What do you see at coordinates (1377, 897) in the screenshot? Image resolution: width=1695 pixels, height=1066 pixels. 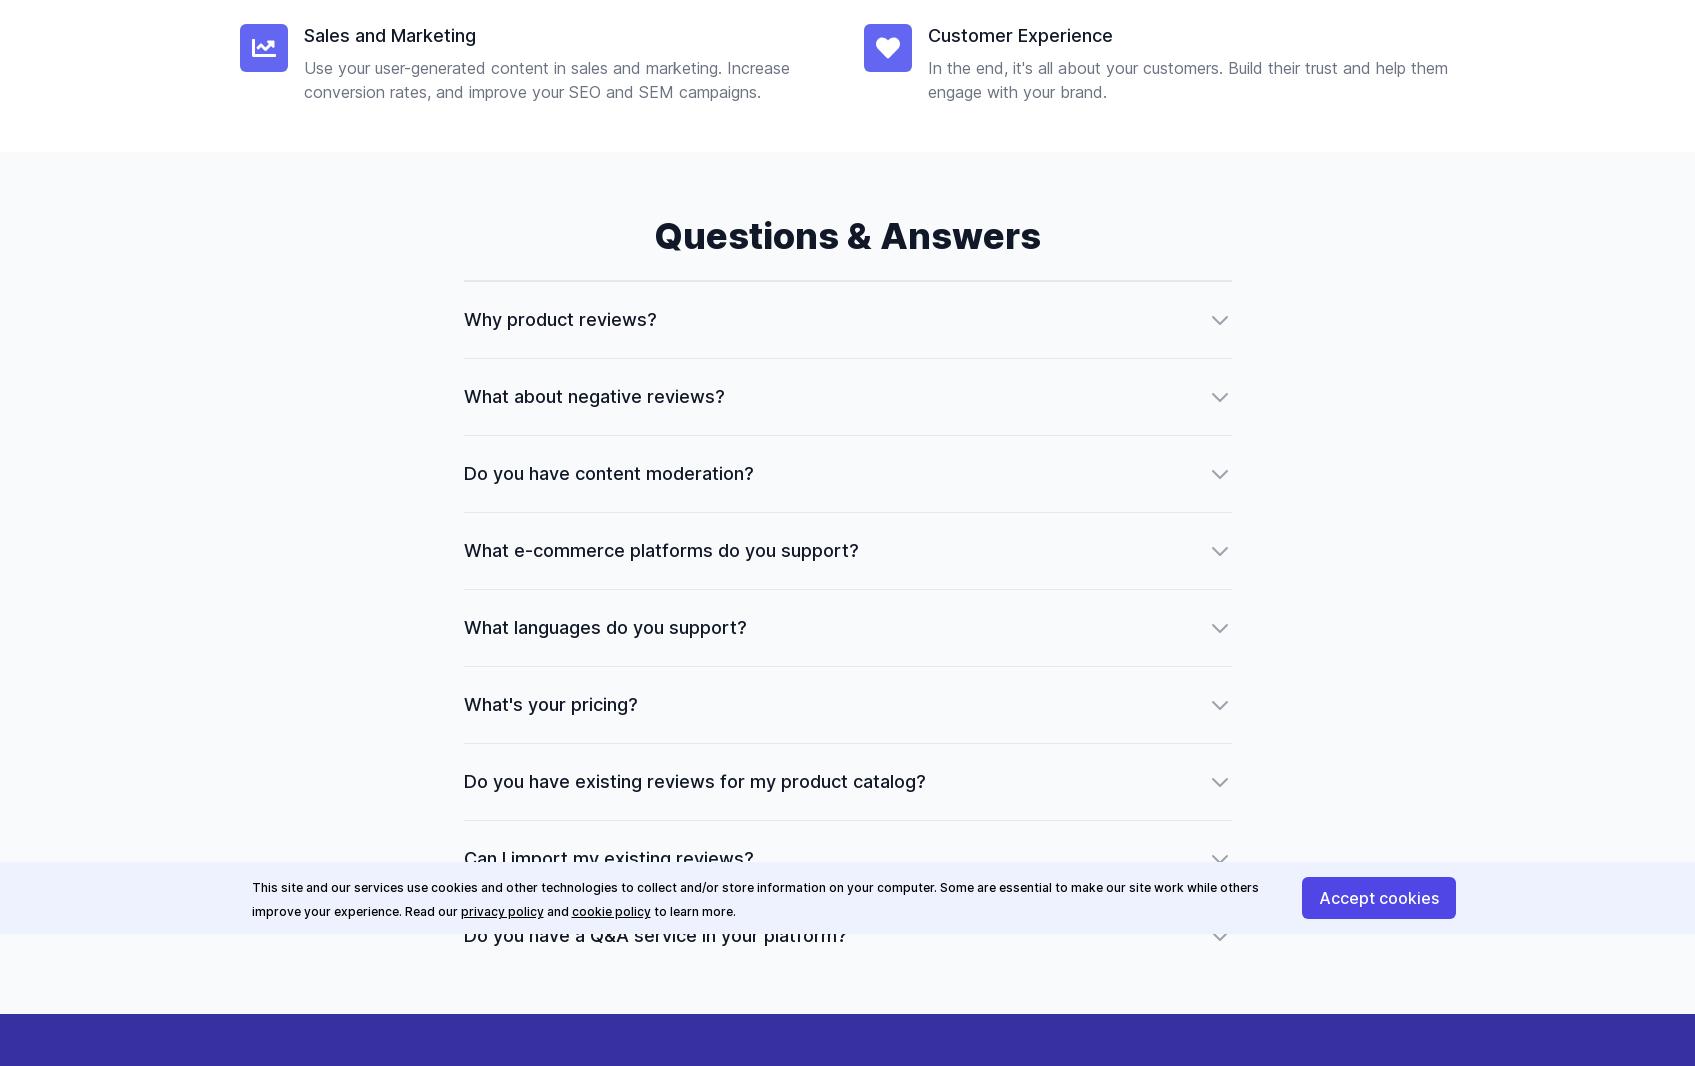 I see `'Accept cookies'` at bounding box center [1377, 897].